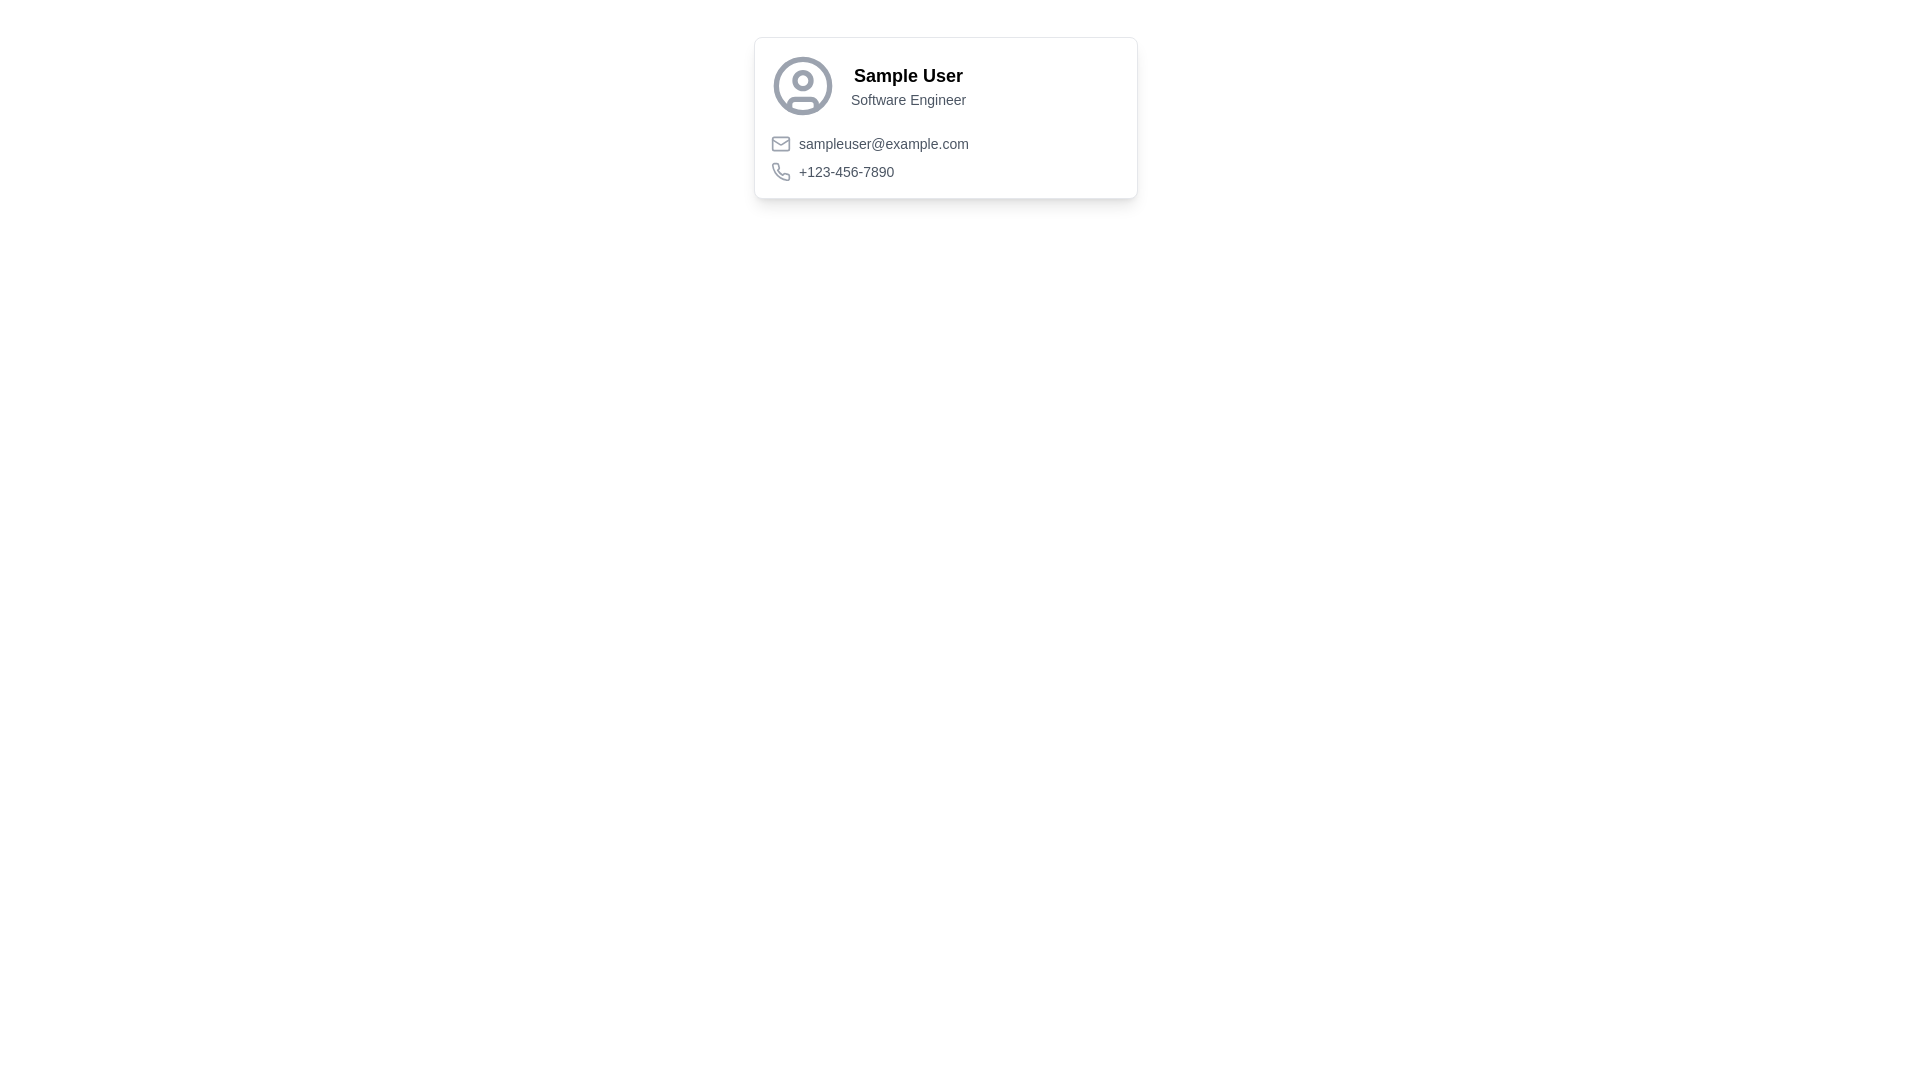  I want to click on the user name text label located at the top-left section of the card interface, which is positioned above the subtitle 'Software Engineer', so click(907, 75).